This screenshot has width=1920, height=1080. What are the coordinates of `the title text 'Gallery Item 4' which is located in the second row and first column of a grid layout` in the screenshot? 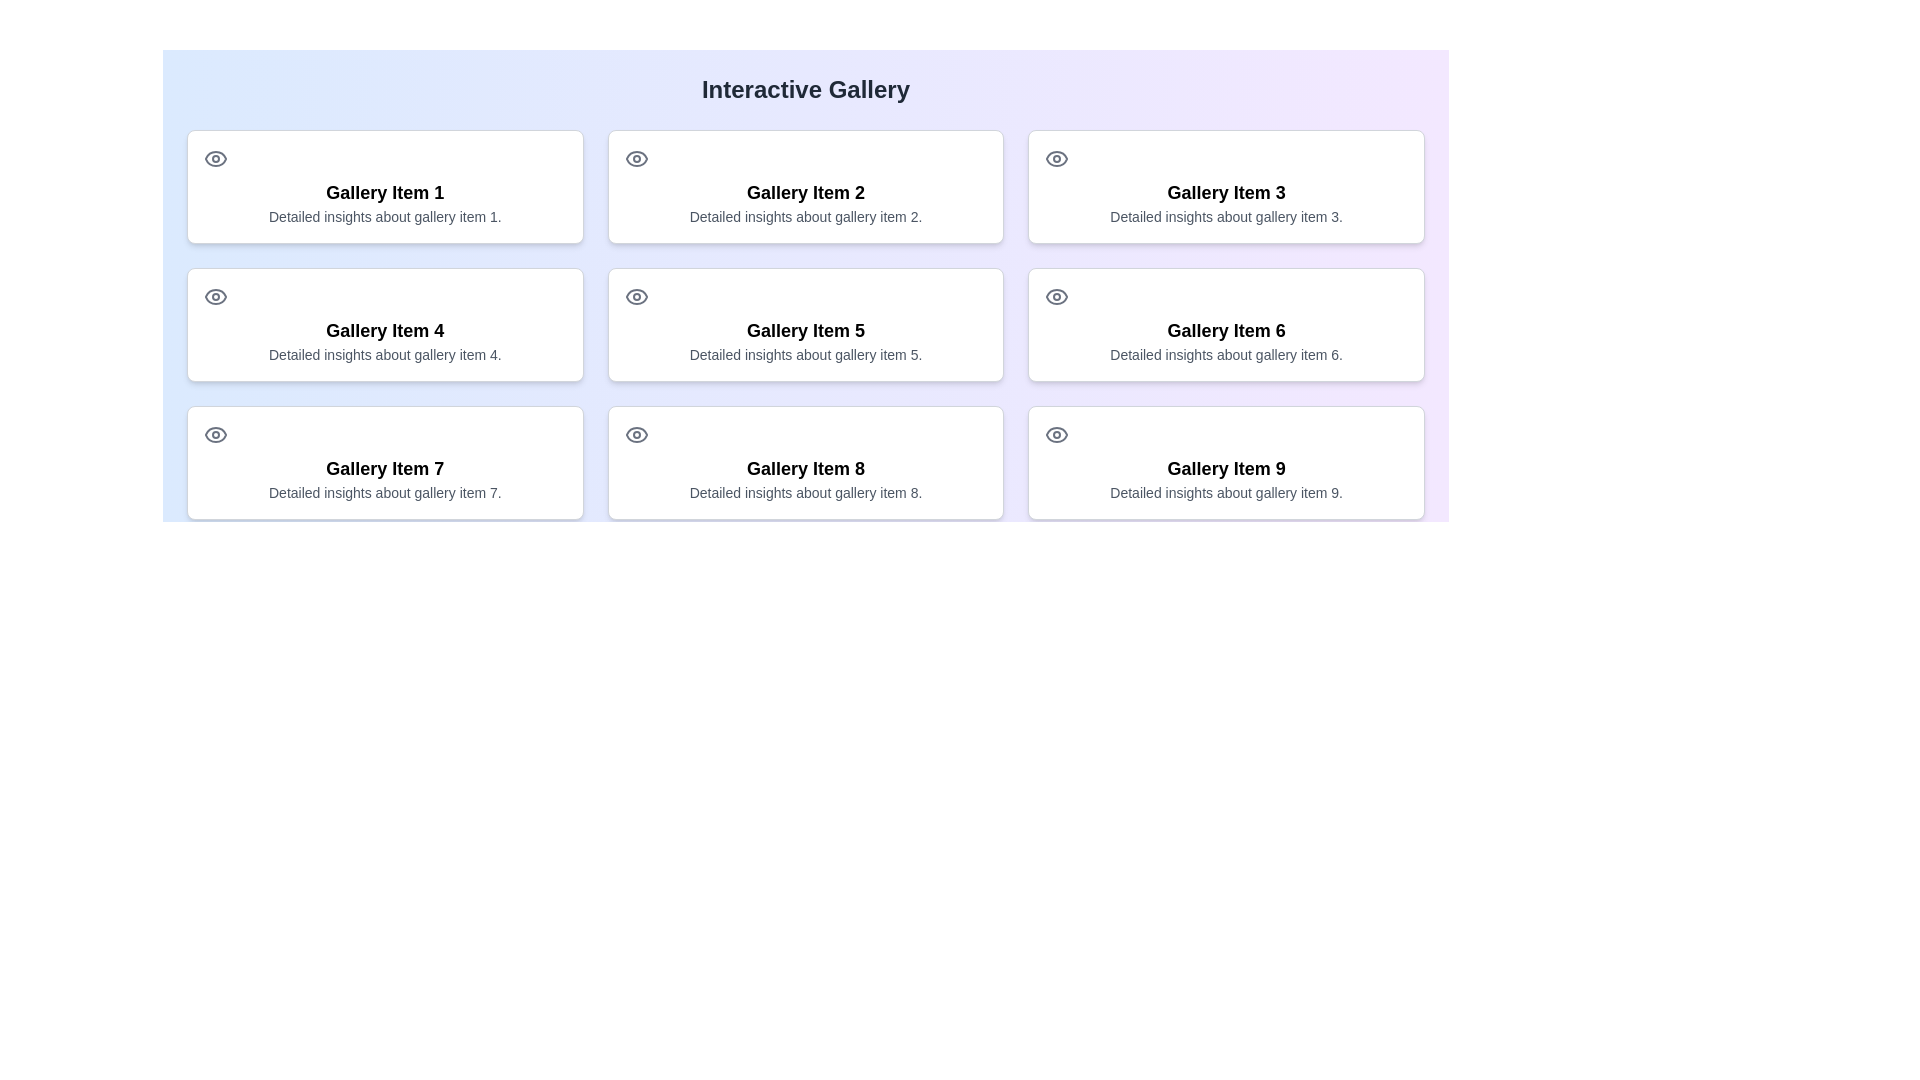 It's located at (385, 330).